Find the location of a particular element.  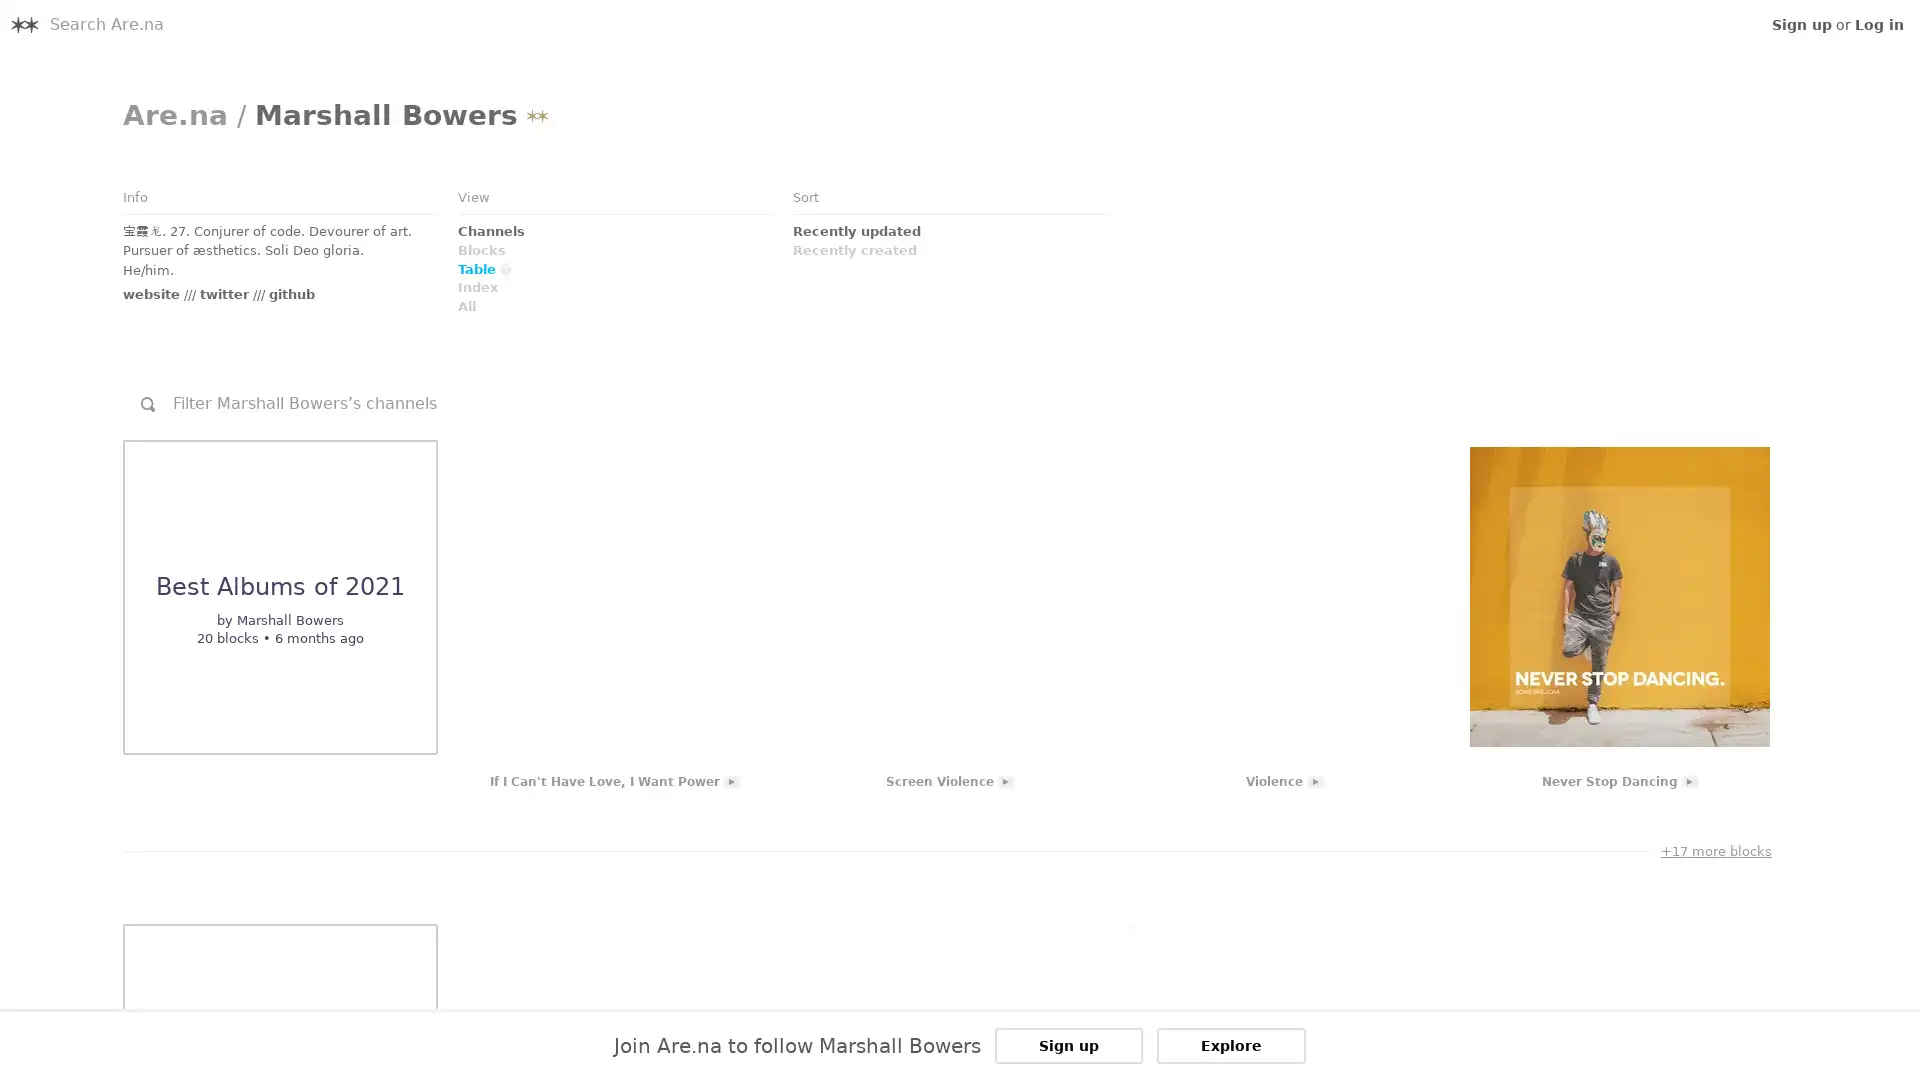

Link to Embed: If I Can't Have Love, I Want Power is located at coordinates (613, 595).